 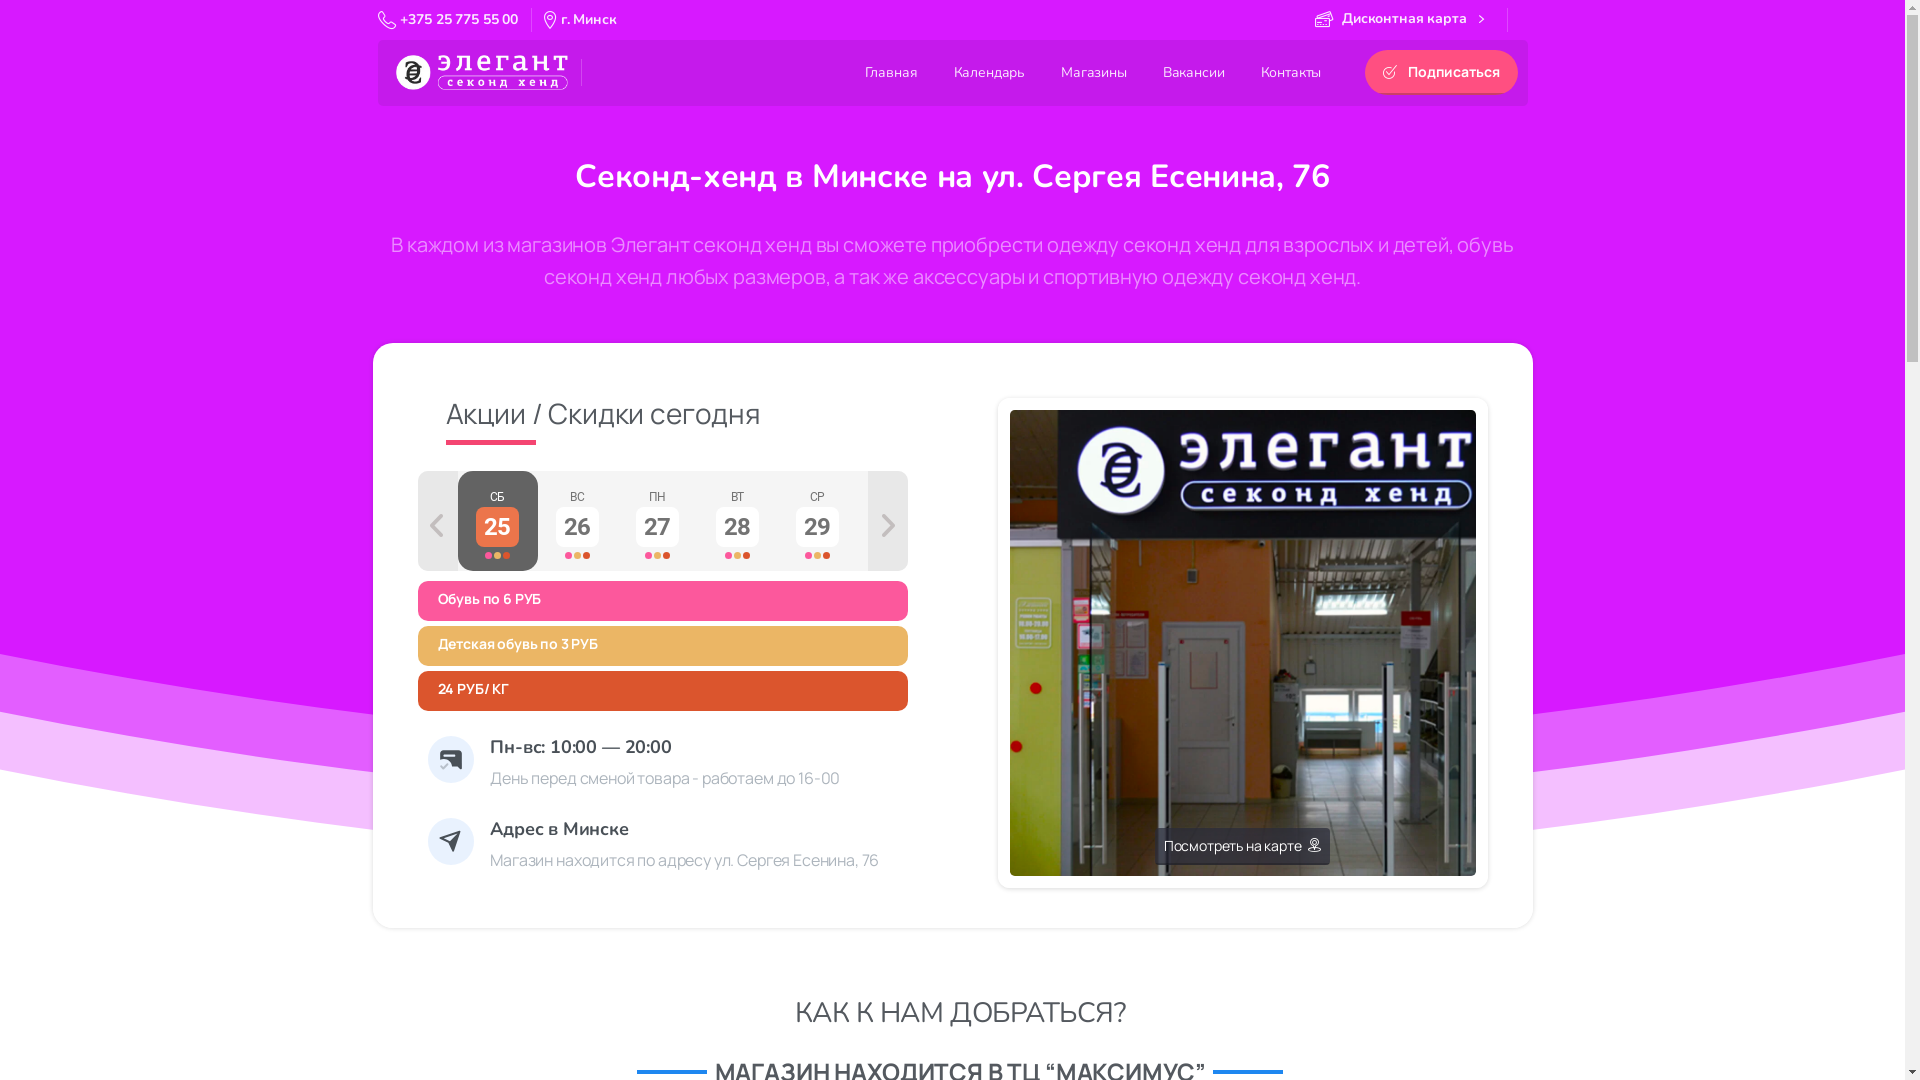 What do you see at coordinates (447, 19) in the screenshot?
I see `'+375 25 775 55 00'` at bounding box center [447, 19].